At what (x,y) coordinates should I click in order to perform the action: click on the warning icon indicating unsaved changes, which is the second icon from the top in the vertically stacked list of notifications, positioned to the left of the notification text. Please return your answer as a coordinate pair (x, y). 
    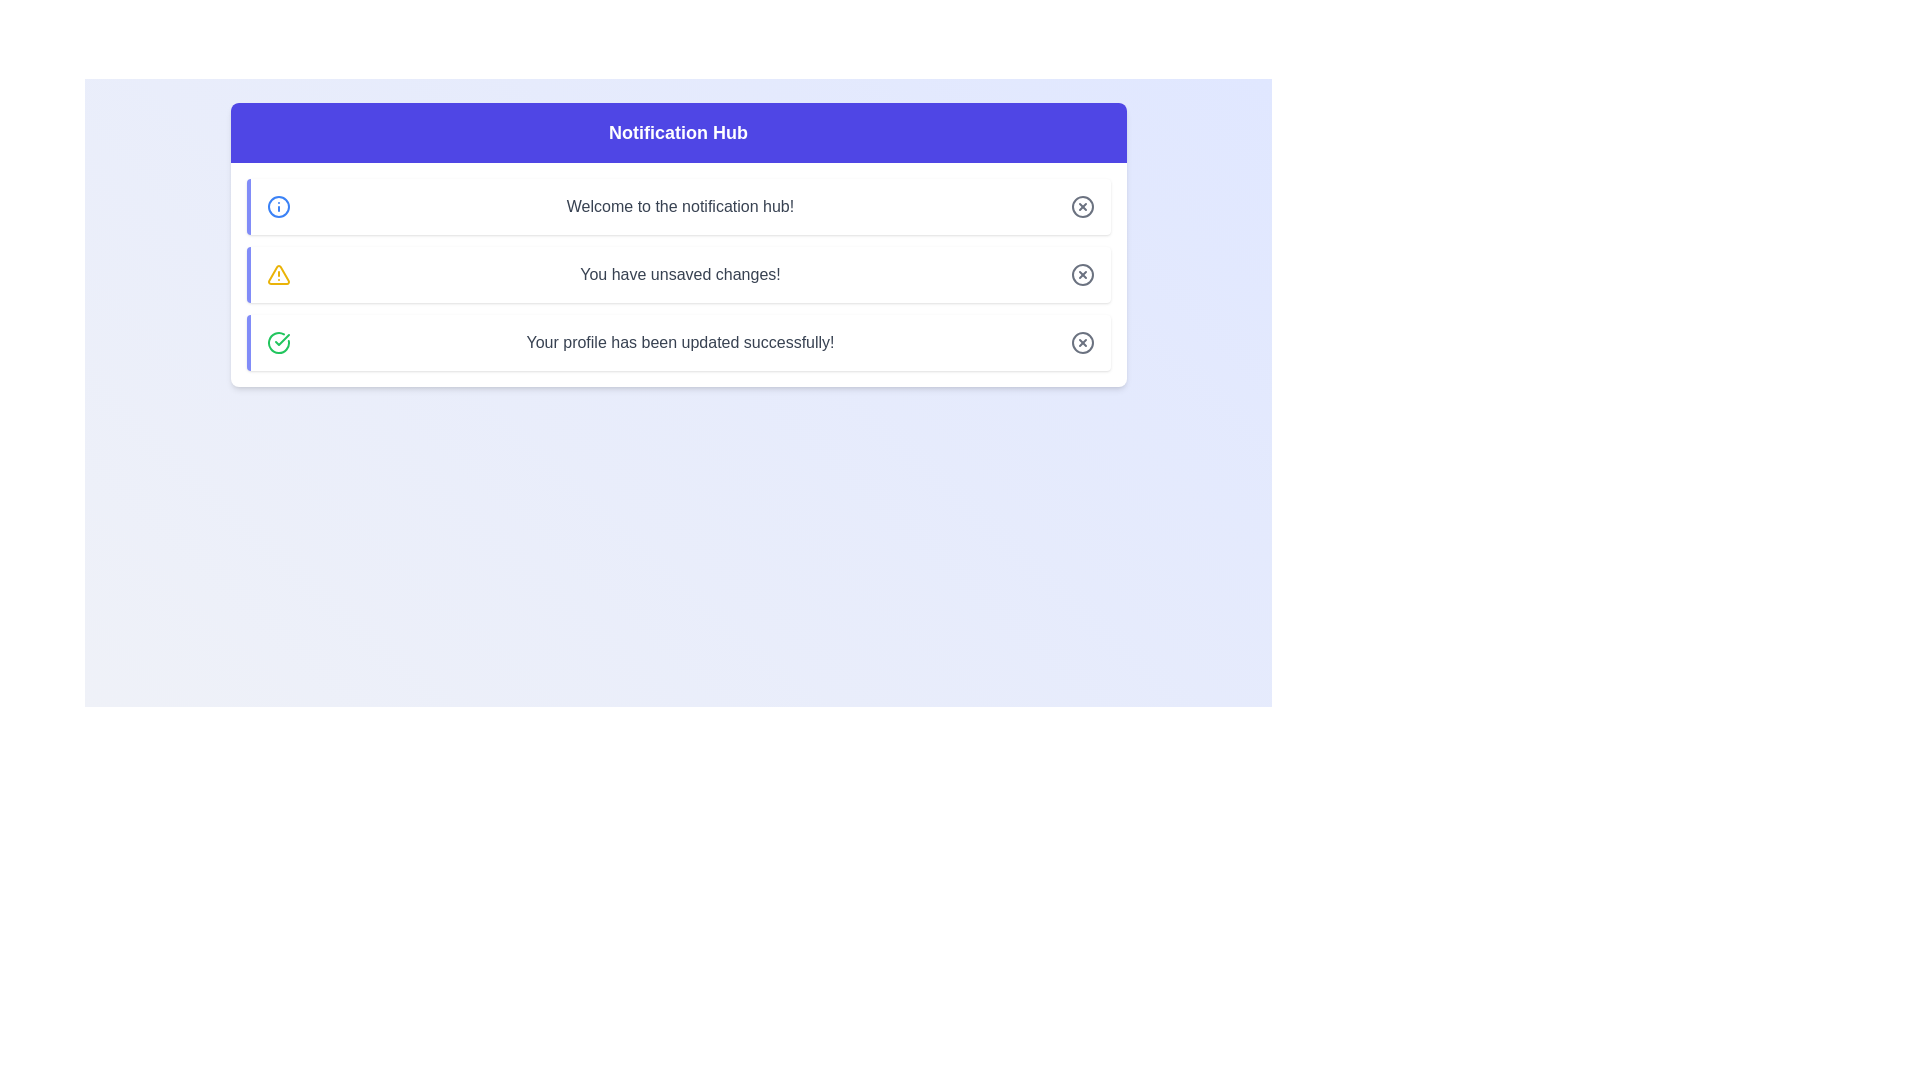
    Looking at the image, I should click on (277, 274).